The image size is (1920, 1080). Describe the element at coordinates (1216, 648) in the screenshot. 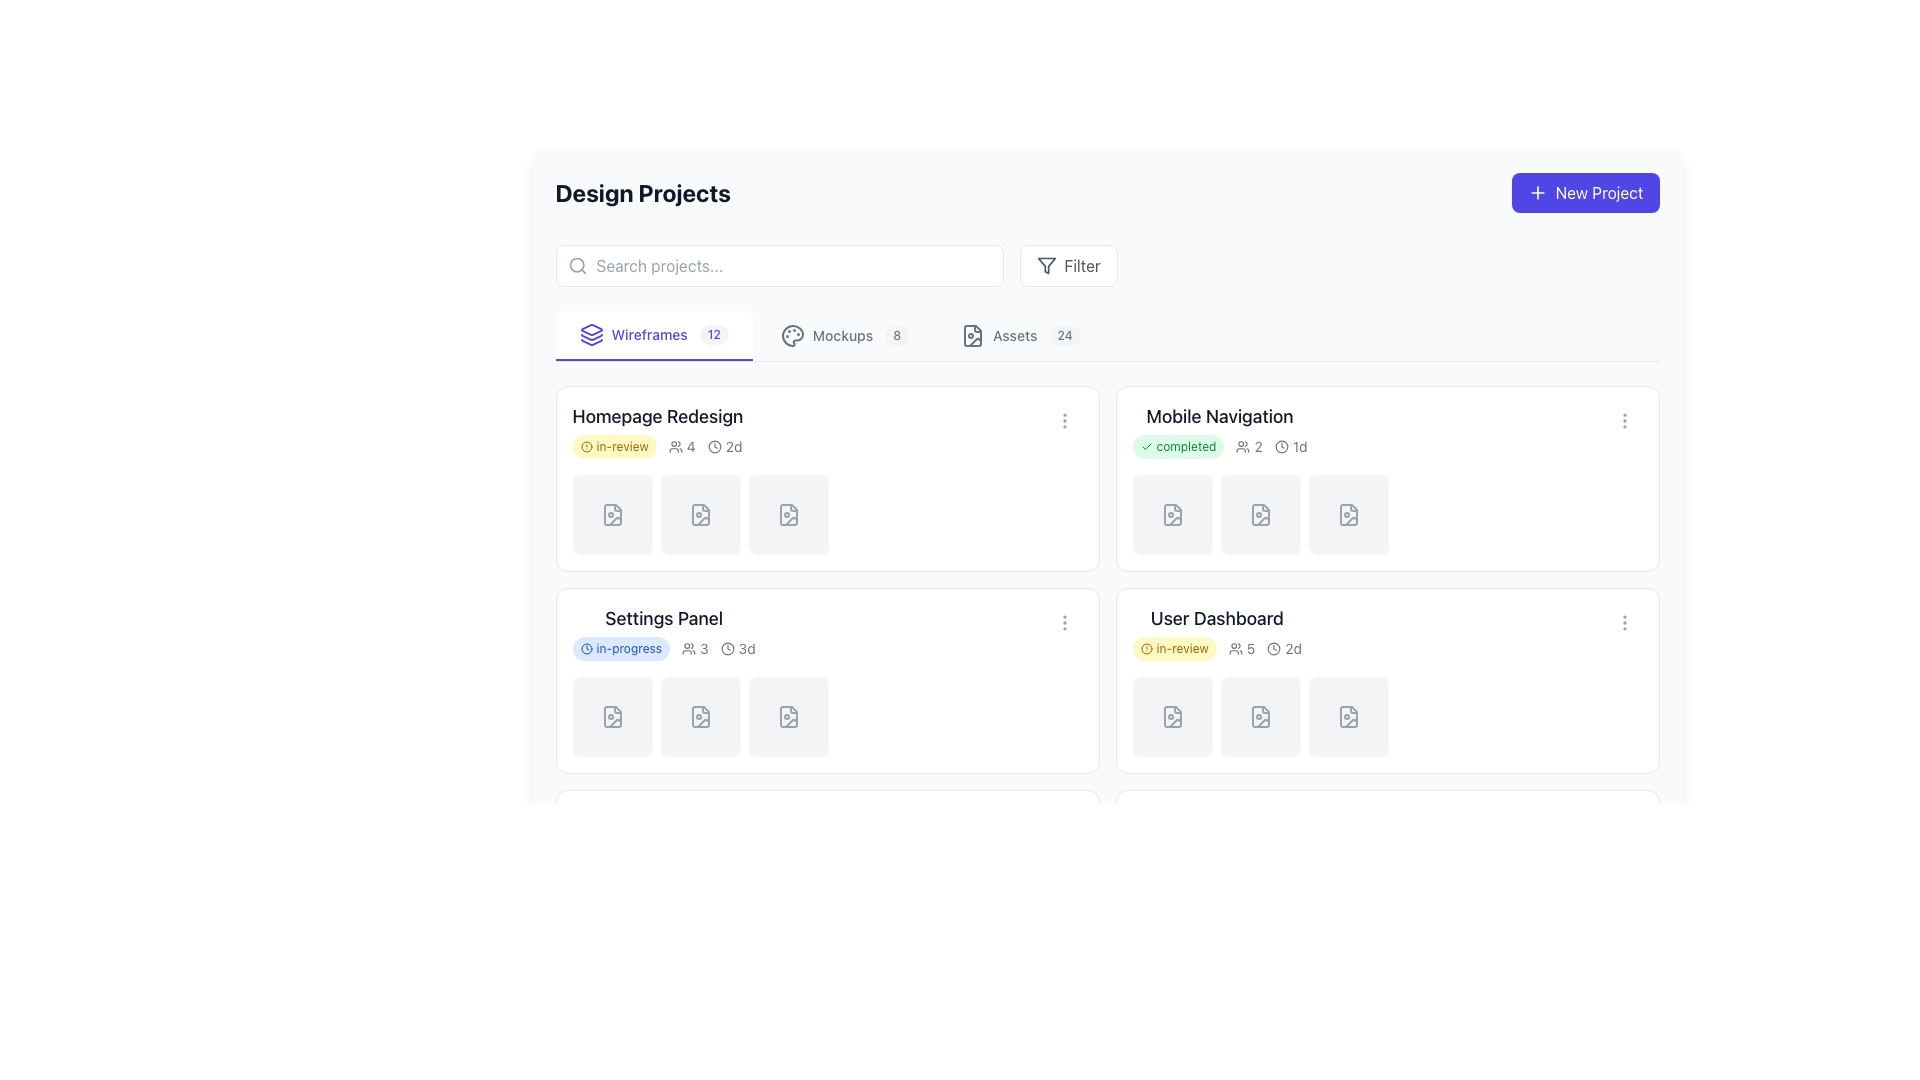

I see `status indication from the 'in-review' Status Label located in the lower part of the 'User Dashboard' card, positioned in the rightmost column of the grid layout, just below the title 'User Dashboard'` at that location.